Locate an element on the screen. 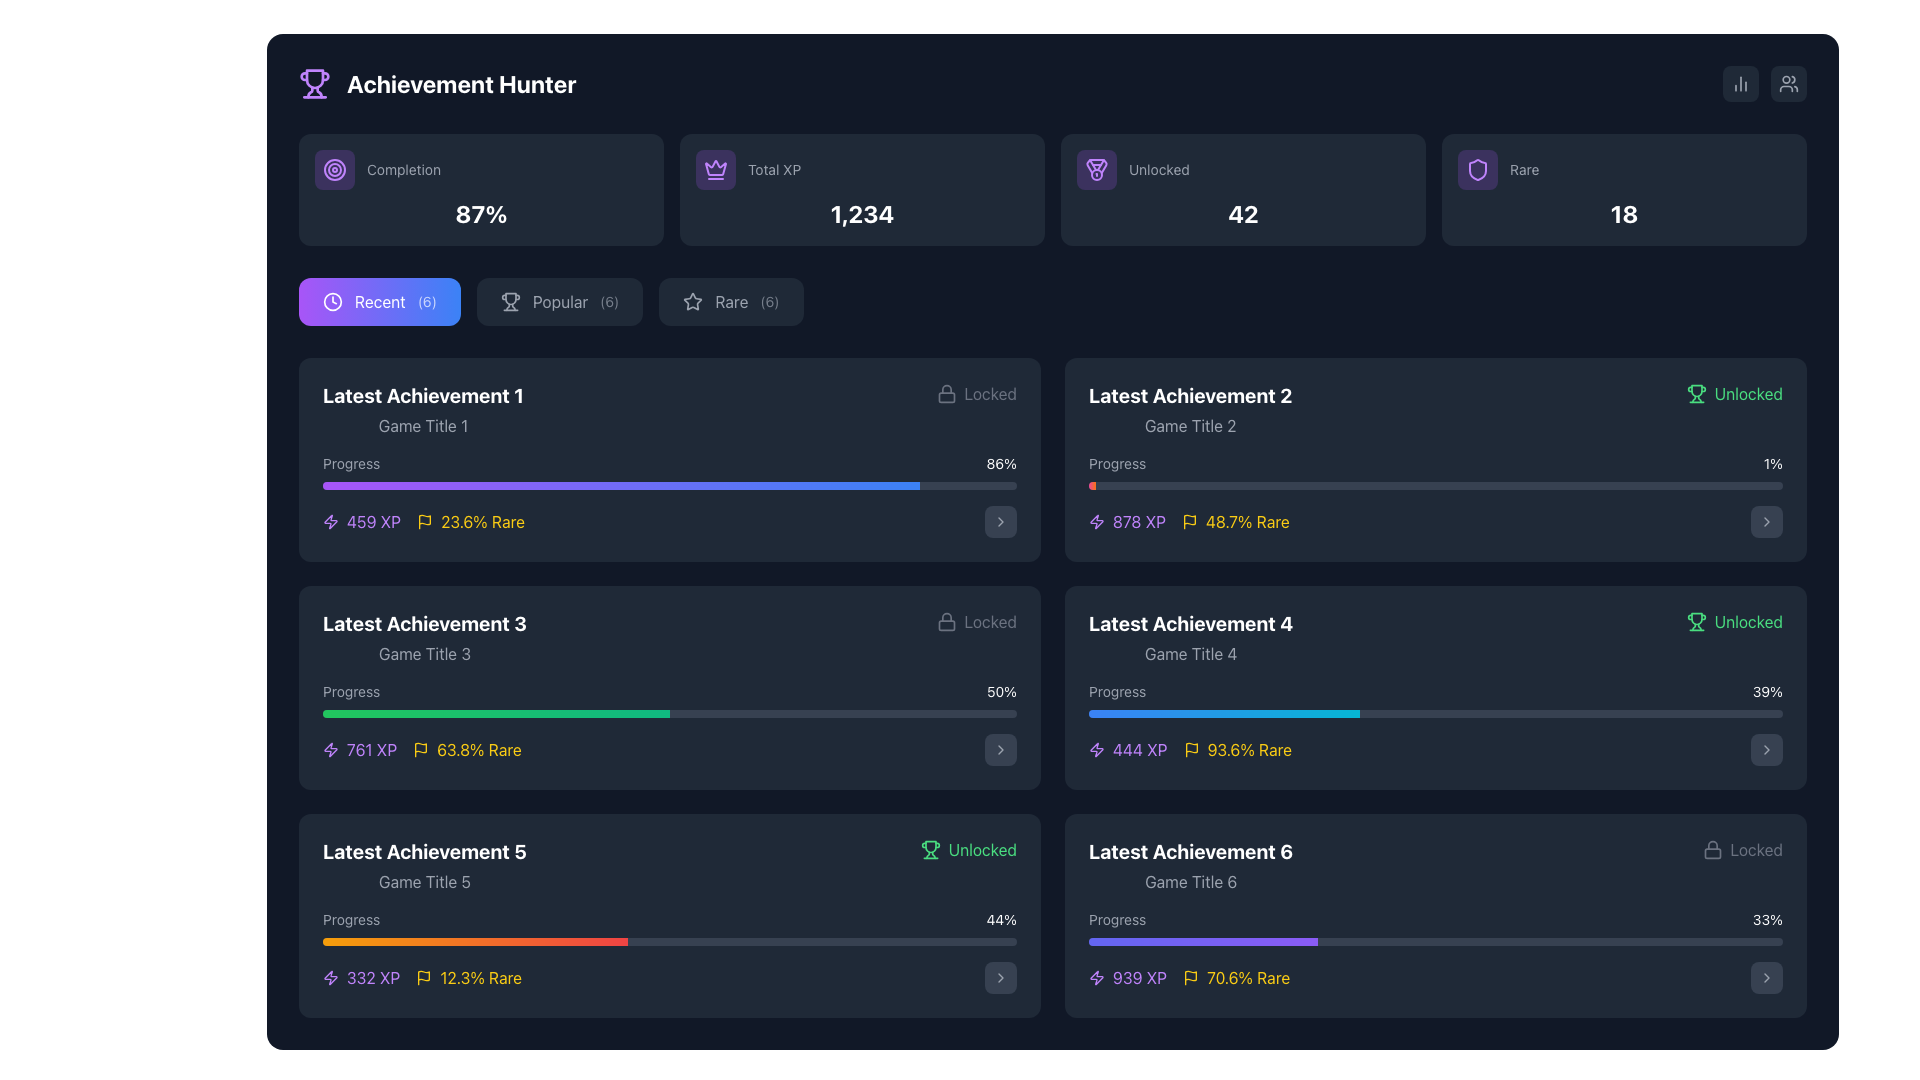 The image size is (1920, 1080). the text label displaying experience points (XP) for 'Latest Achievement 5', located at the bottom left of the section, below the progress status bar is located at coordinates (373, 977).